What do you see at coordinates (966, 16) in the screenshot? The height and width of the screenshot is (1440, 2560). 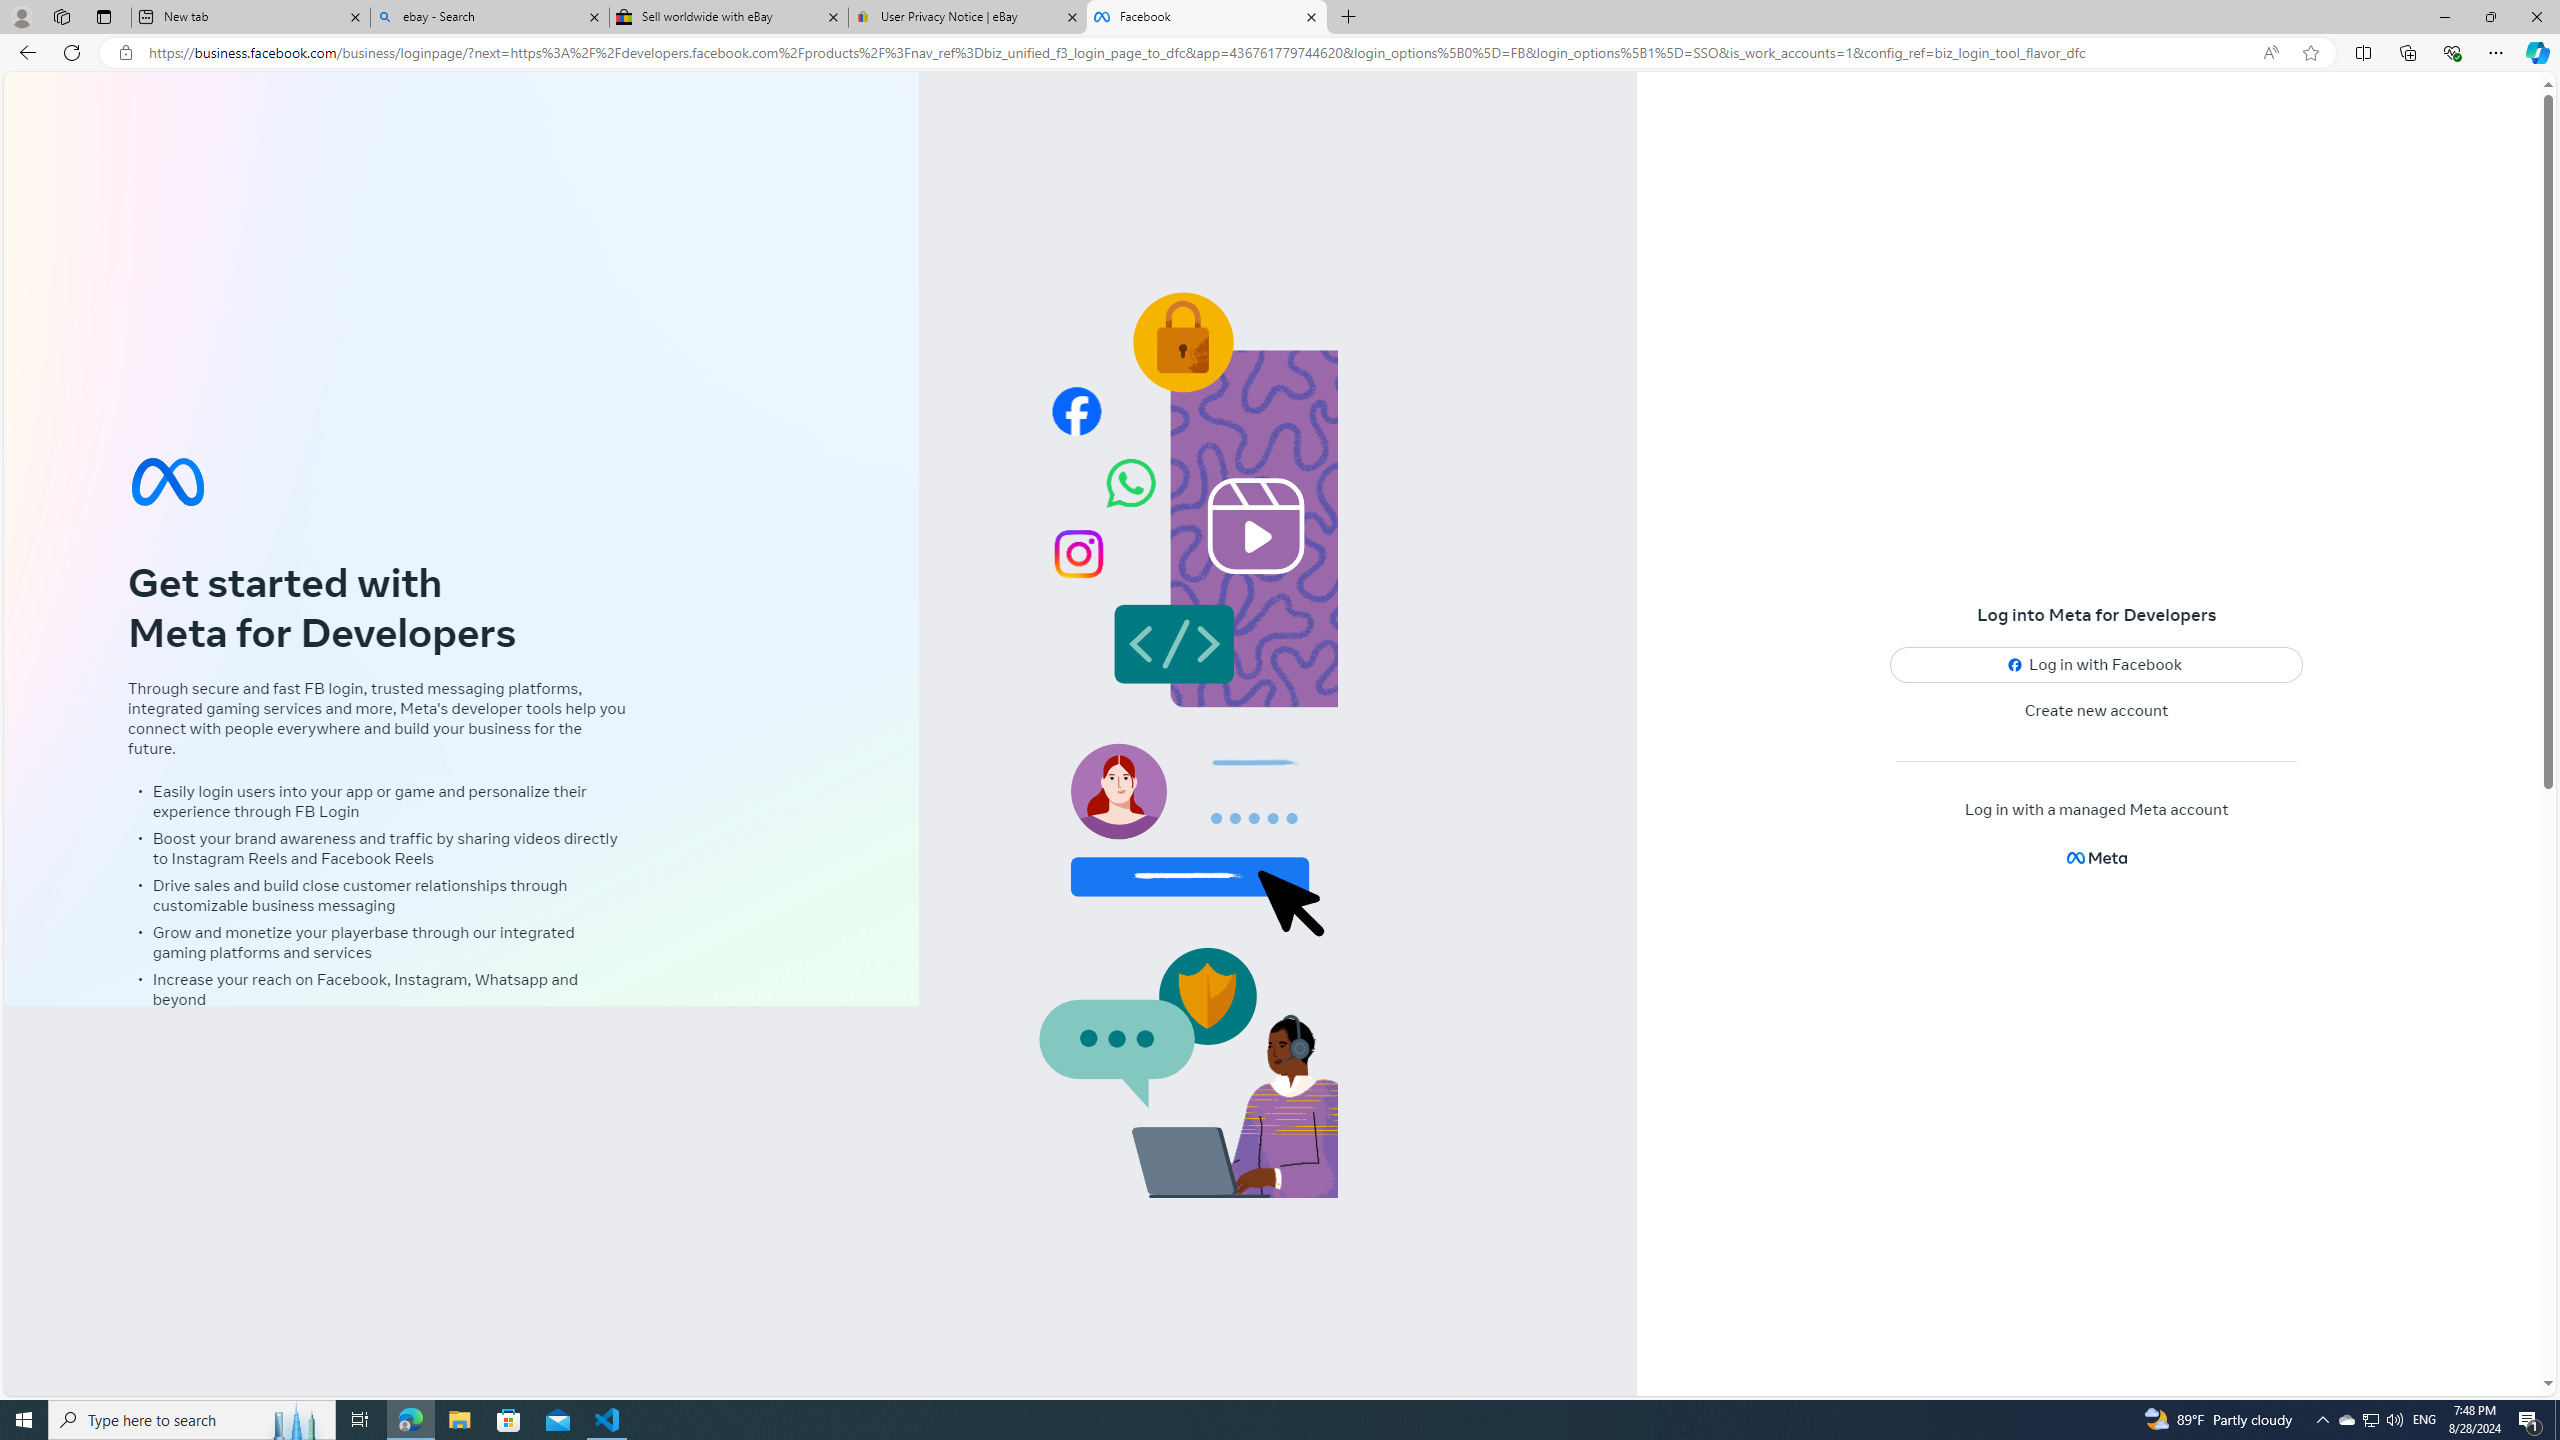 I see `'User Privacy Notice | eBay'` at bounding box center [966, 16].